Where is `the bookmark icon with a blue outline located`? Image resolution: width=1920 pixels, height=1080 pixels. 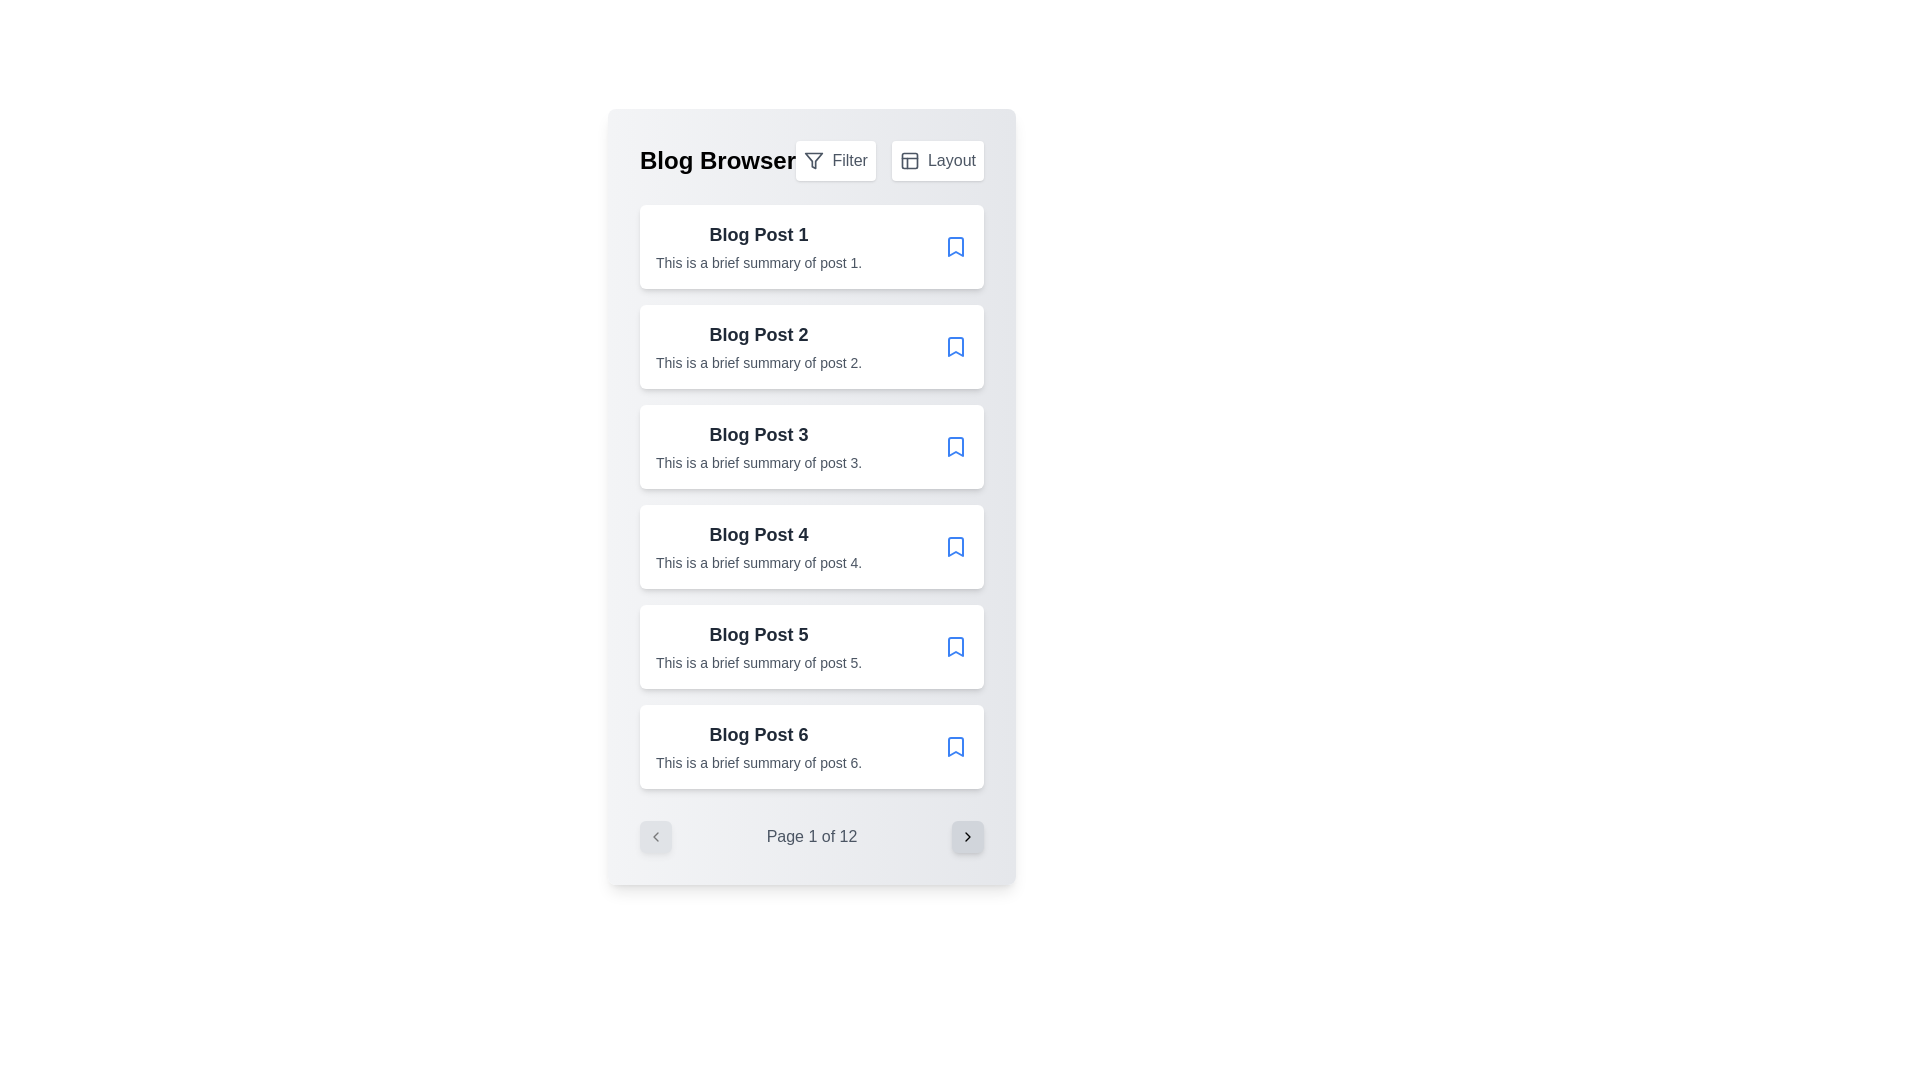 the bookmark icon with a blue outline located is located at coordinates (954, 747).